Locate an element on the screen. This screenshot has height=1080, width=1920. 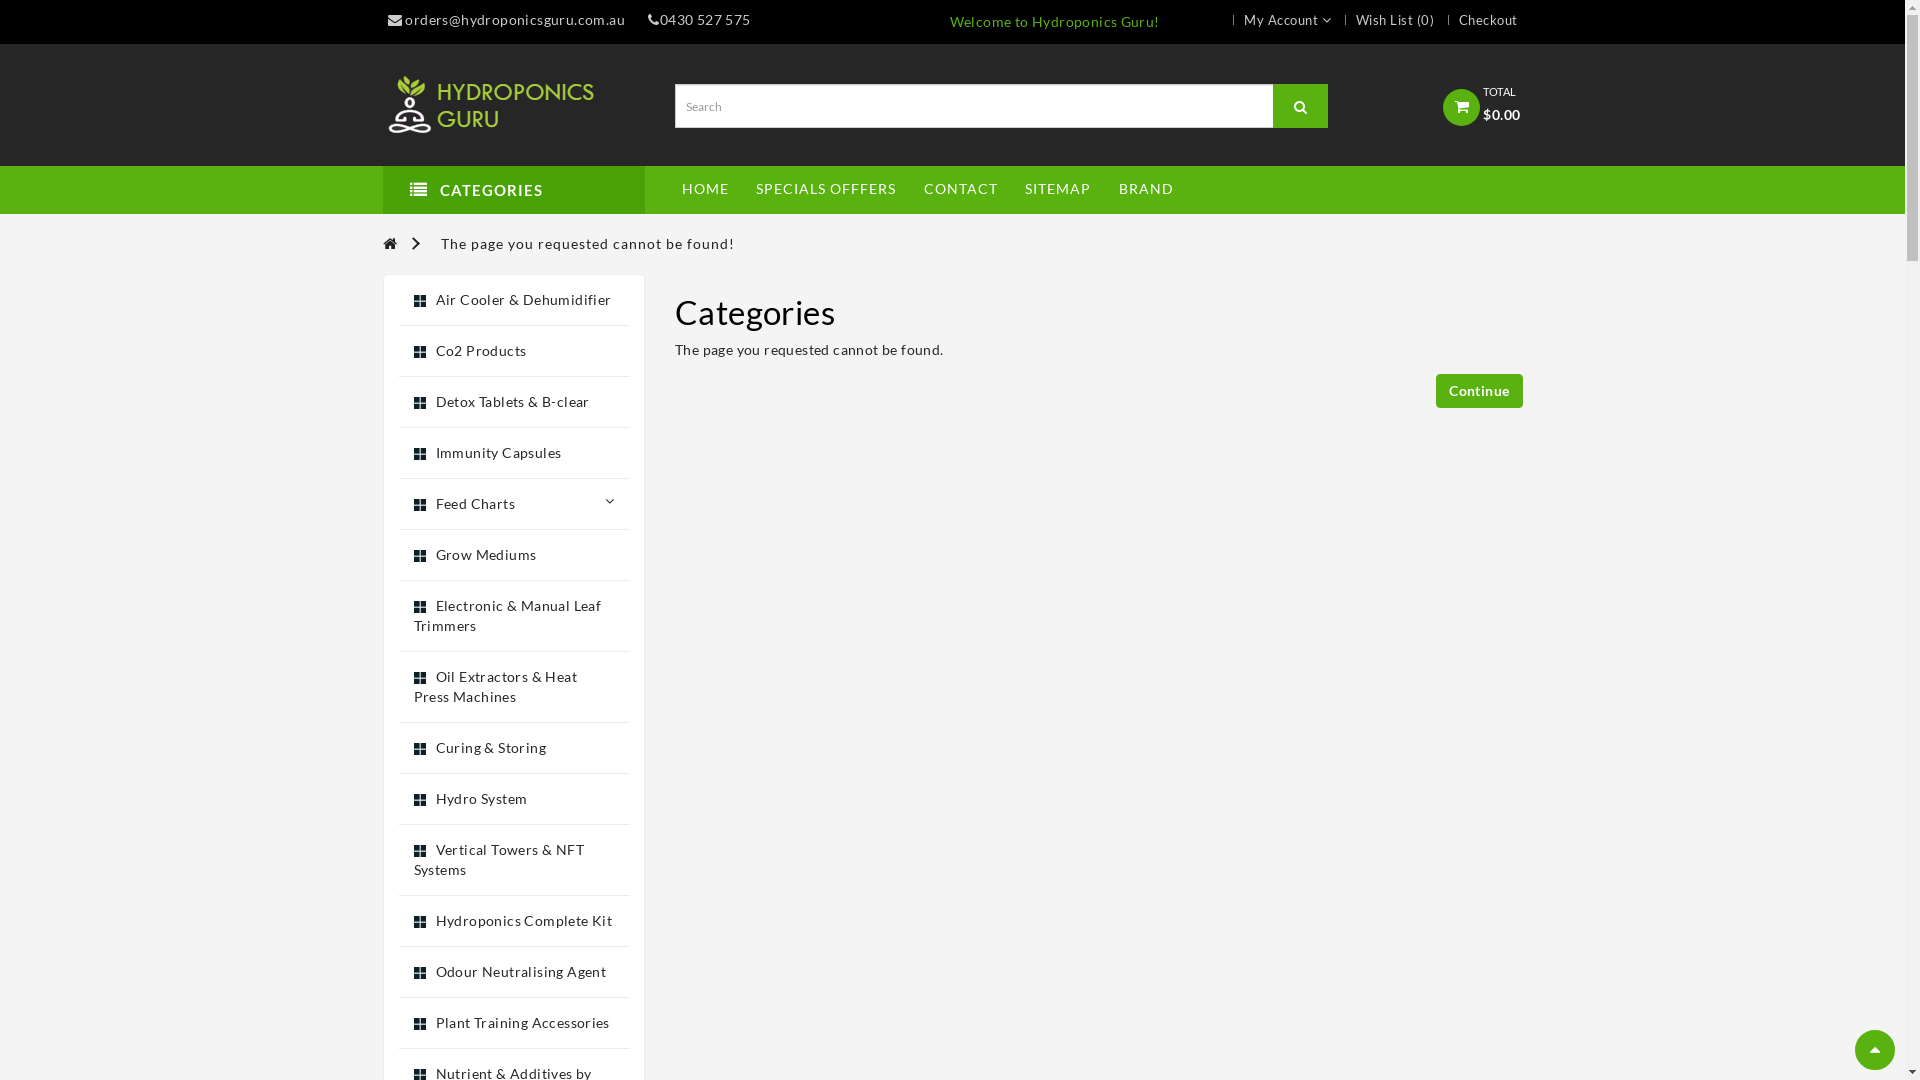
'Electronic & Manual Leaf Trimmers' is located at coordinates (513, 614).